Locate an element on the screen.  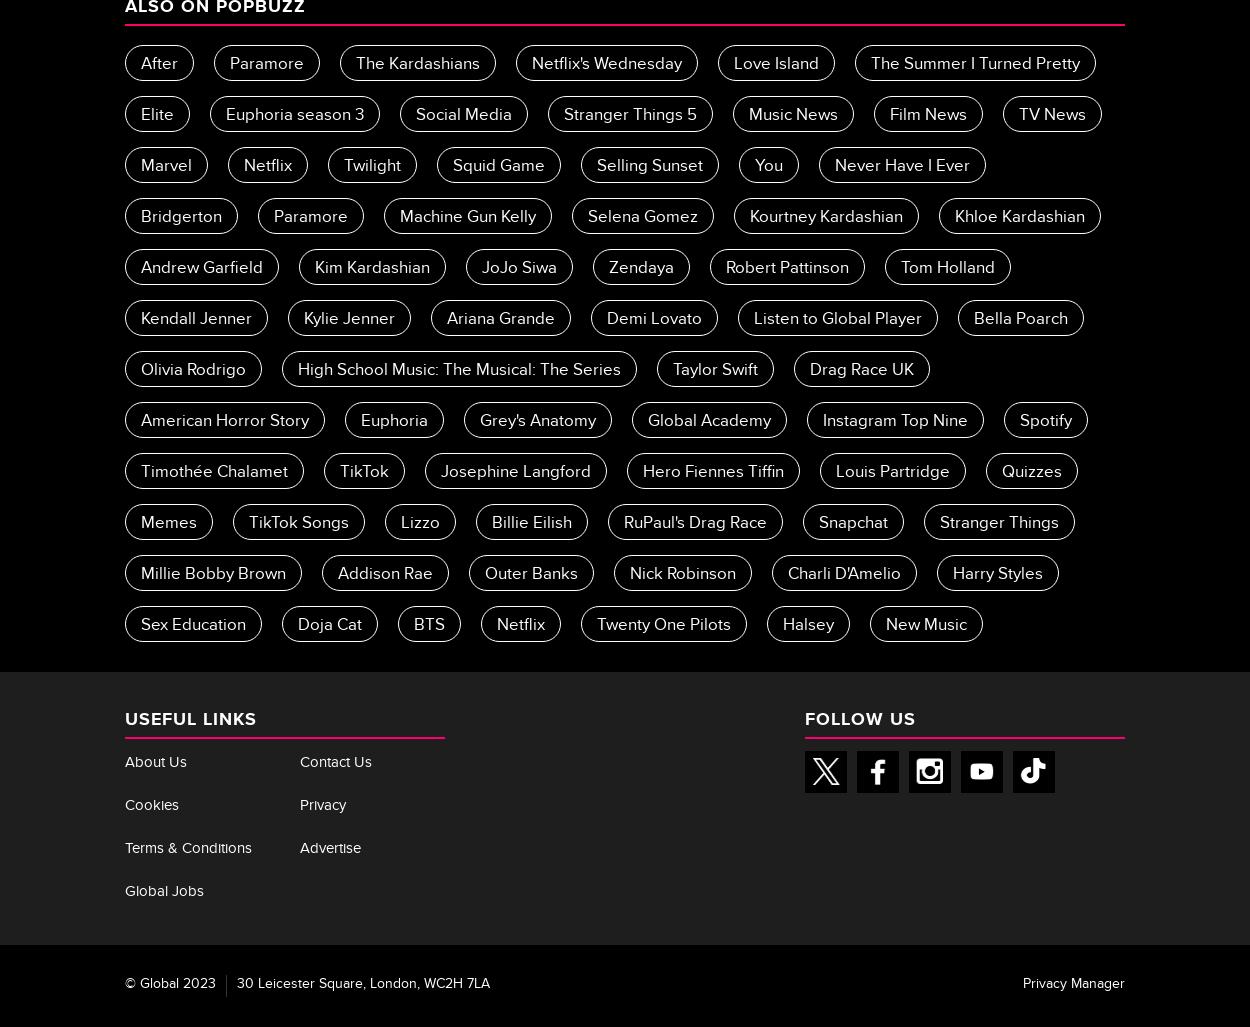
'Global Jobs' is located at coordinates (164, 891).